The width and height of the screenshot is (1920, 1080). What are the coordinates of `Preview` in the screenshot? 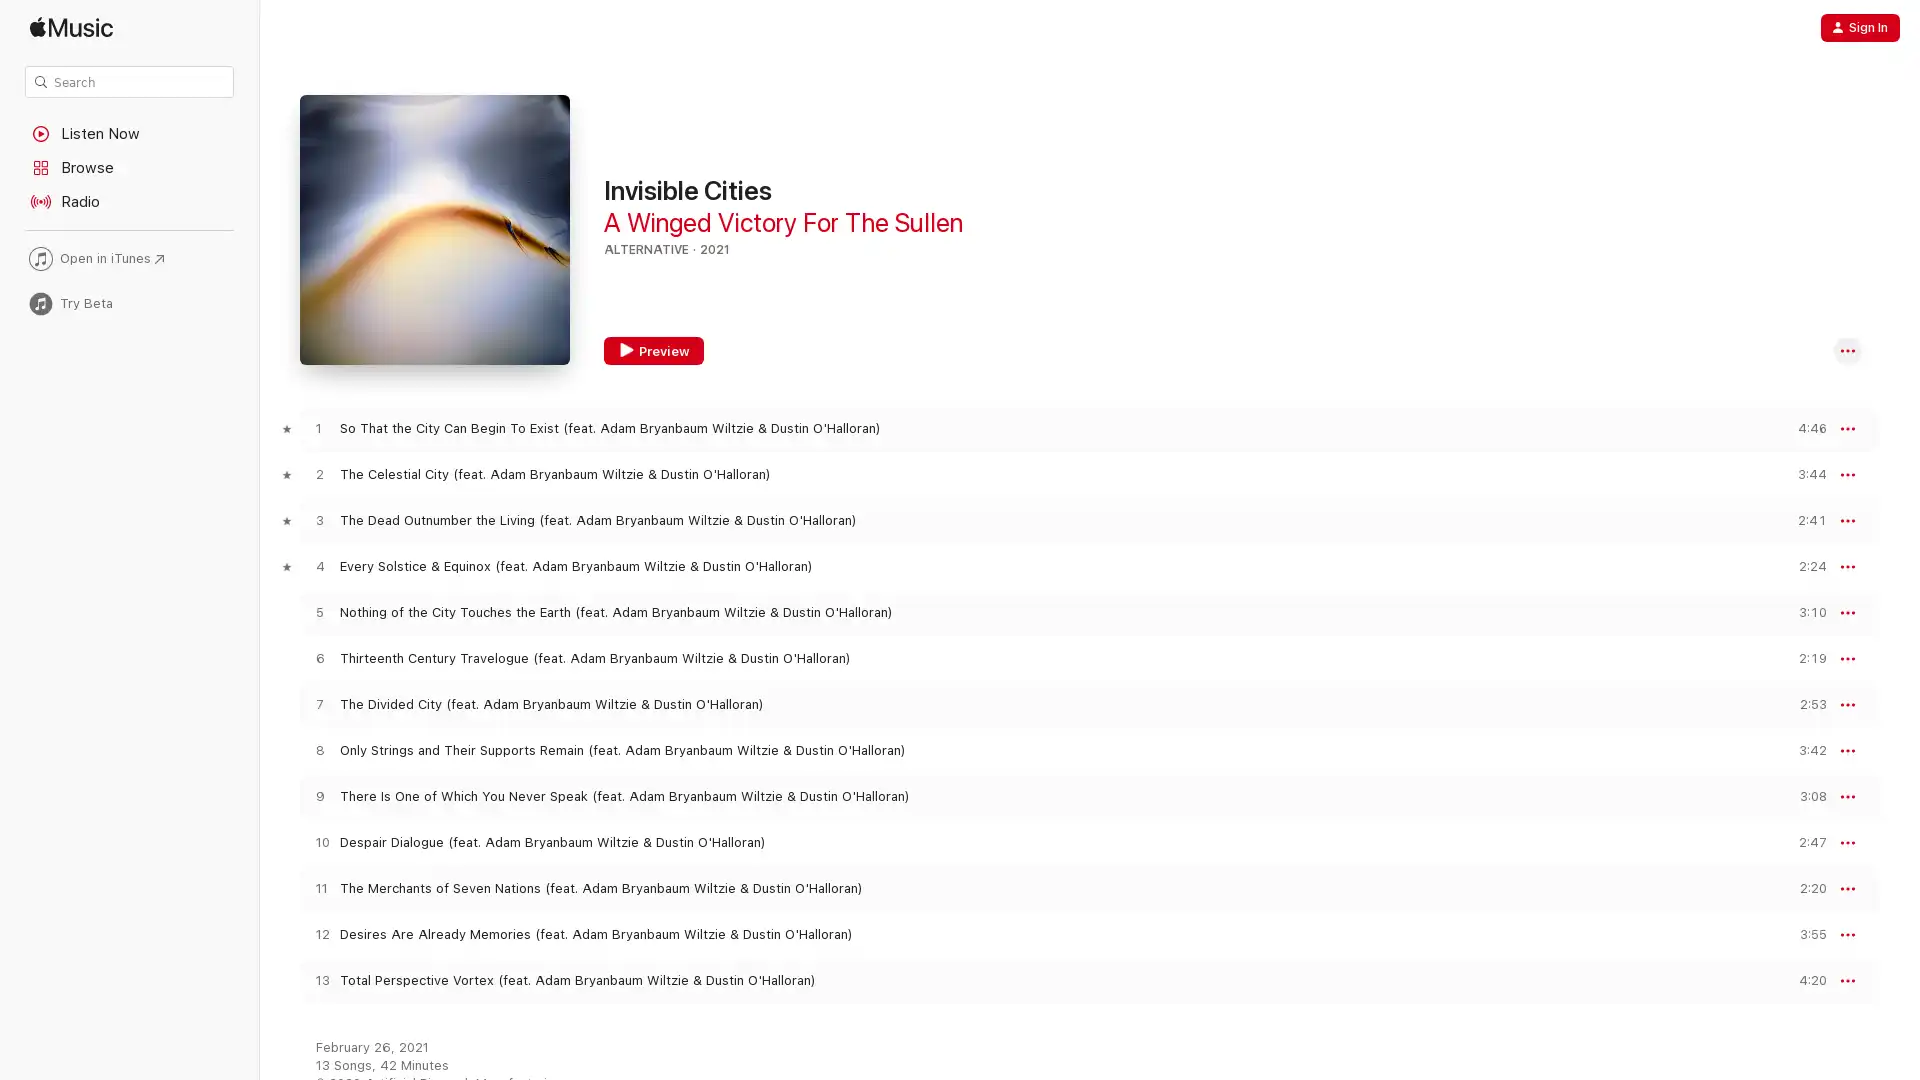 It's located at (1804, 566).